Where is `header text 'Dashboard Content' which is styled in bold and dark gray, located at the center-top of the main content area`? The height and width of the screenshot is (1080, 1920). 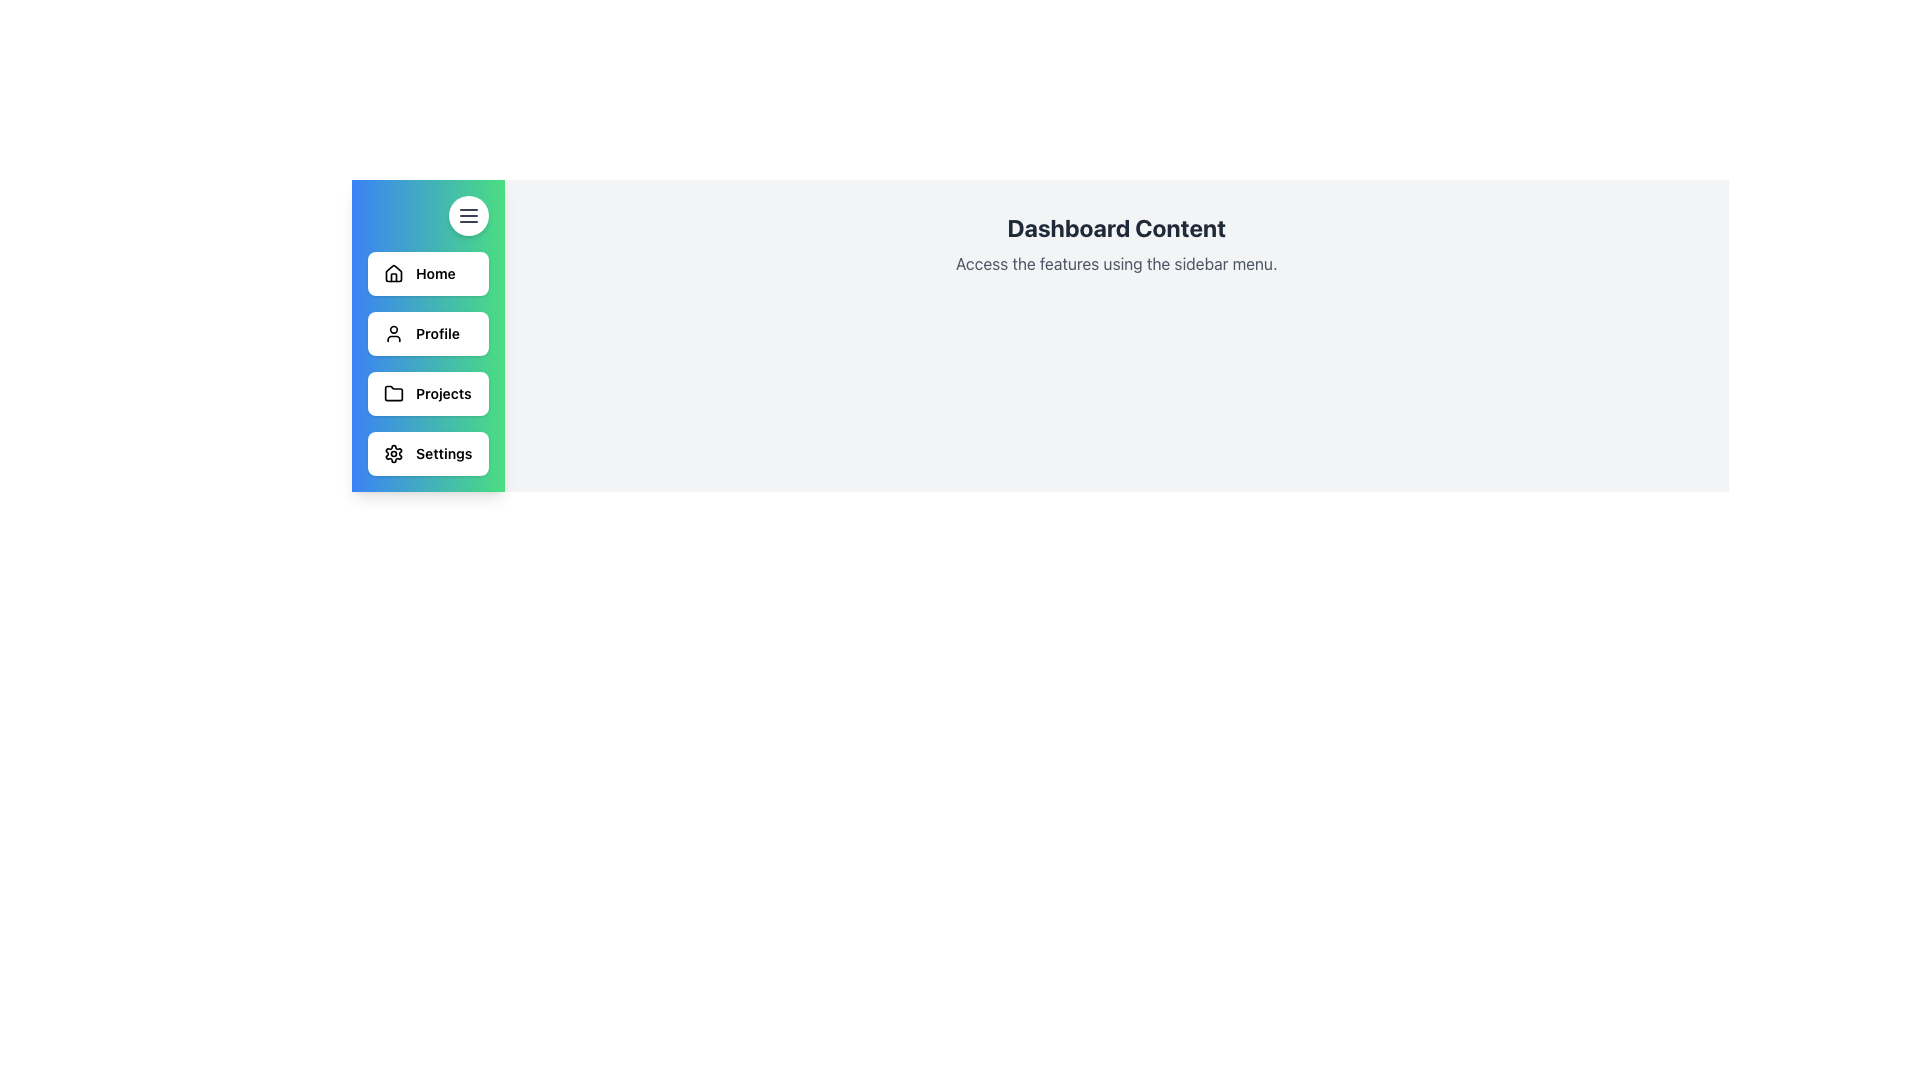
header text 'Dashboard Content' which is styled in bold and dark gray, located at the center-top of the main content area is located at coordinates (1115, 226).